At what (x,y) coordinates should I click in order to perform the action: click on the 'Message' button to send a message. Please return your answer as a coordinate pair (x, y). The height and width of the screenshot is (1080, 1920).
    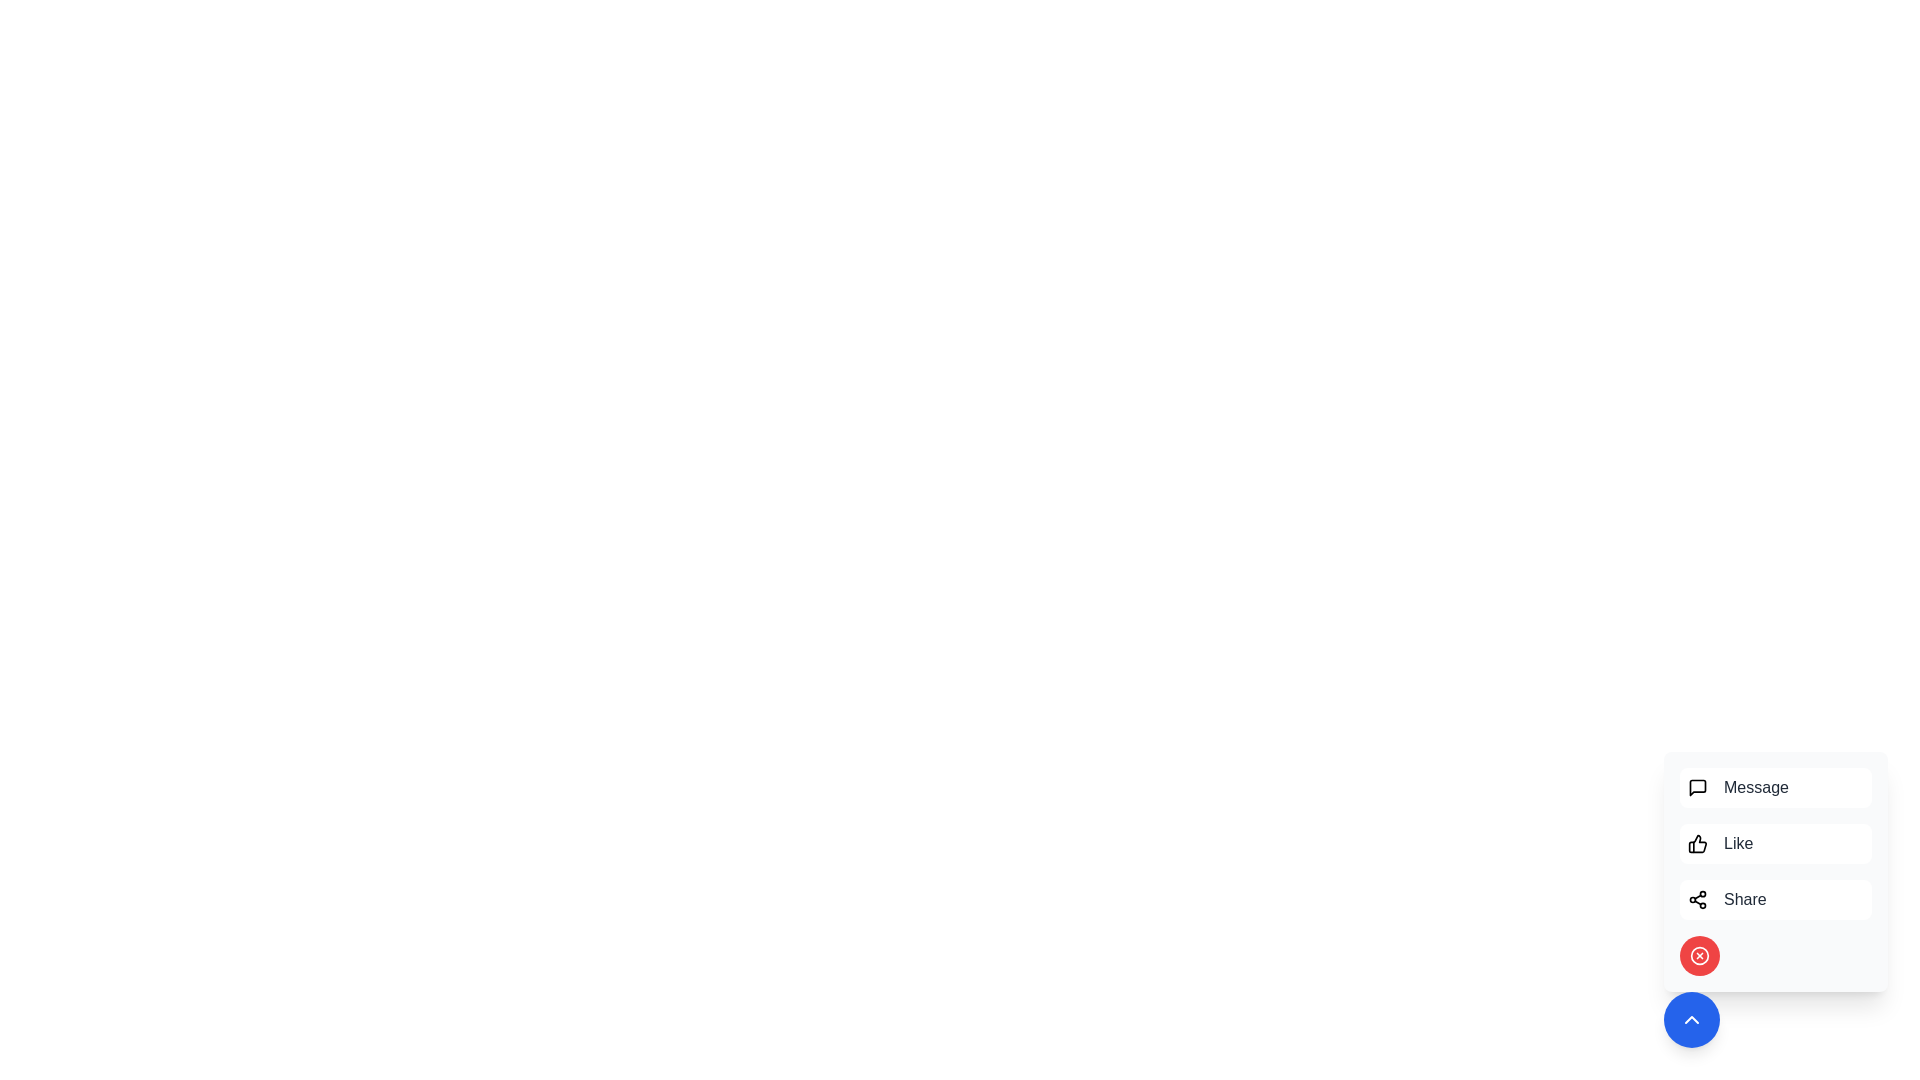
    Looking at the image, I should click on (1776, 786).